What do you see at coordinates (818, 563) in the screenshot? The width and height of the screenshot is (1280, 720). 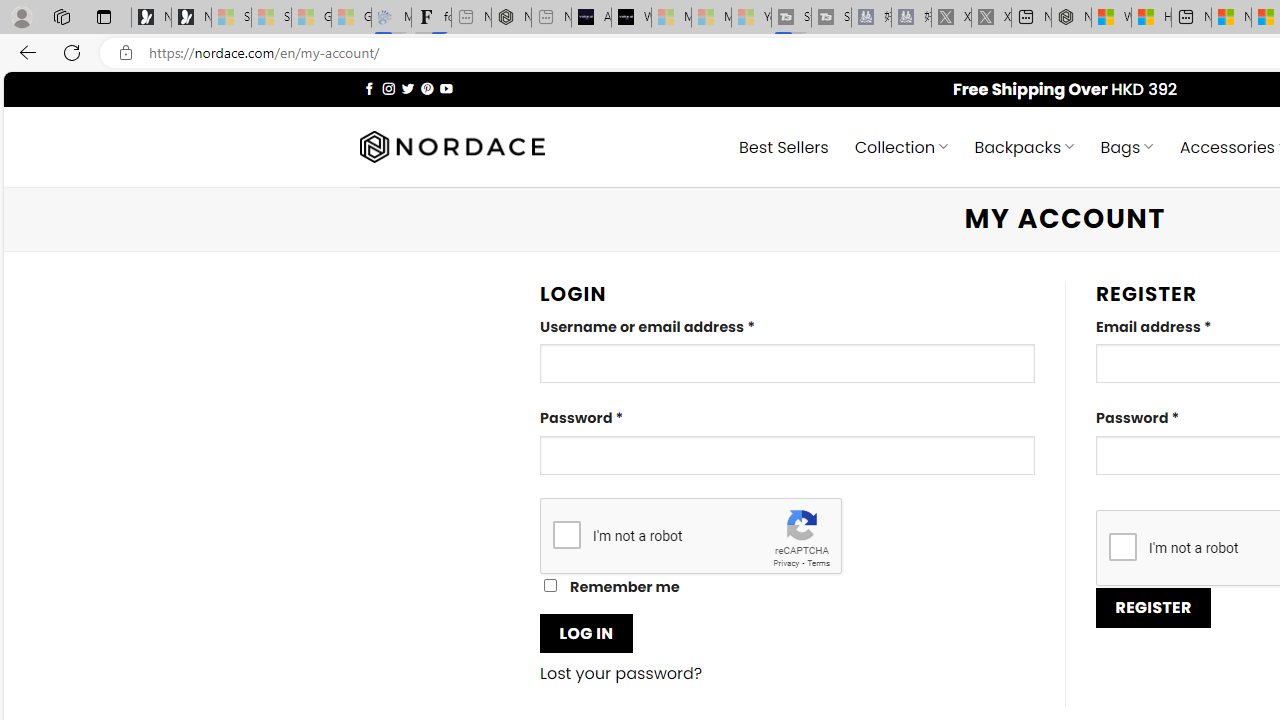 I see `'Terms'` at bounding box center [818, 563].